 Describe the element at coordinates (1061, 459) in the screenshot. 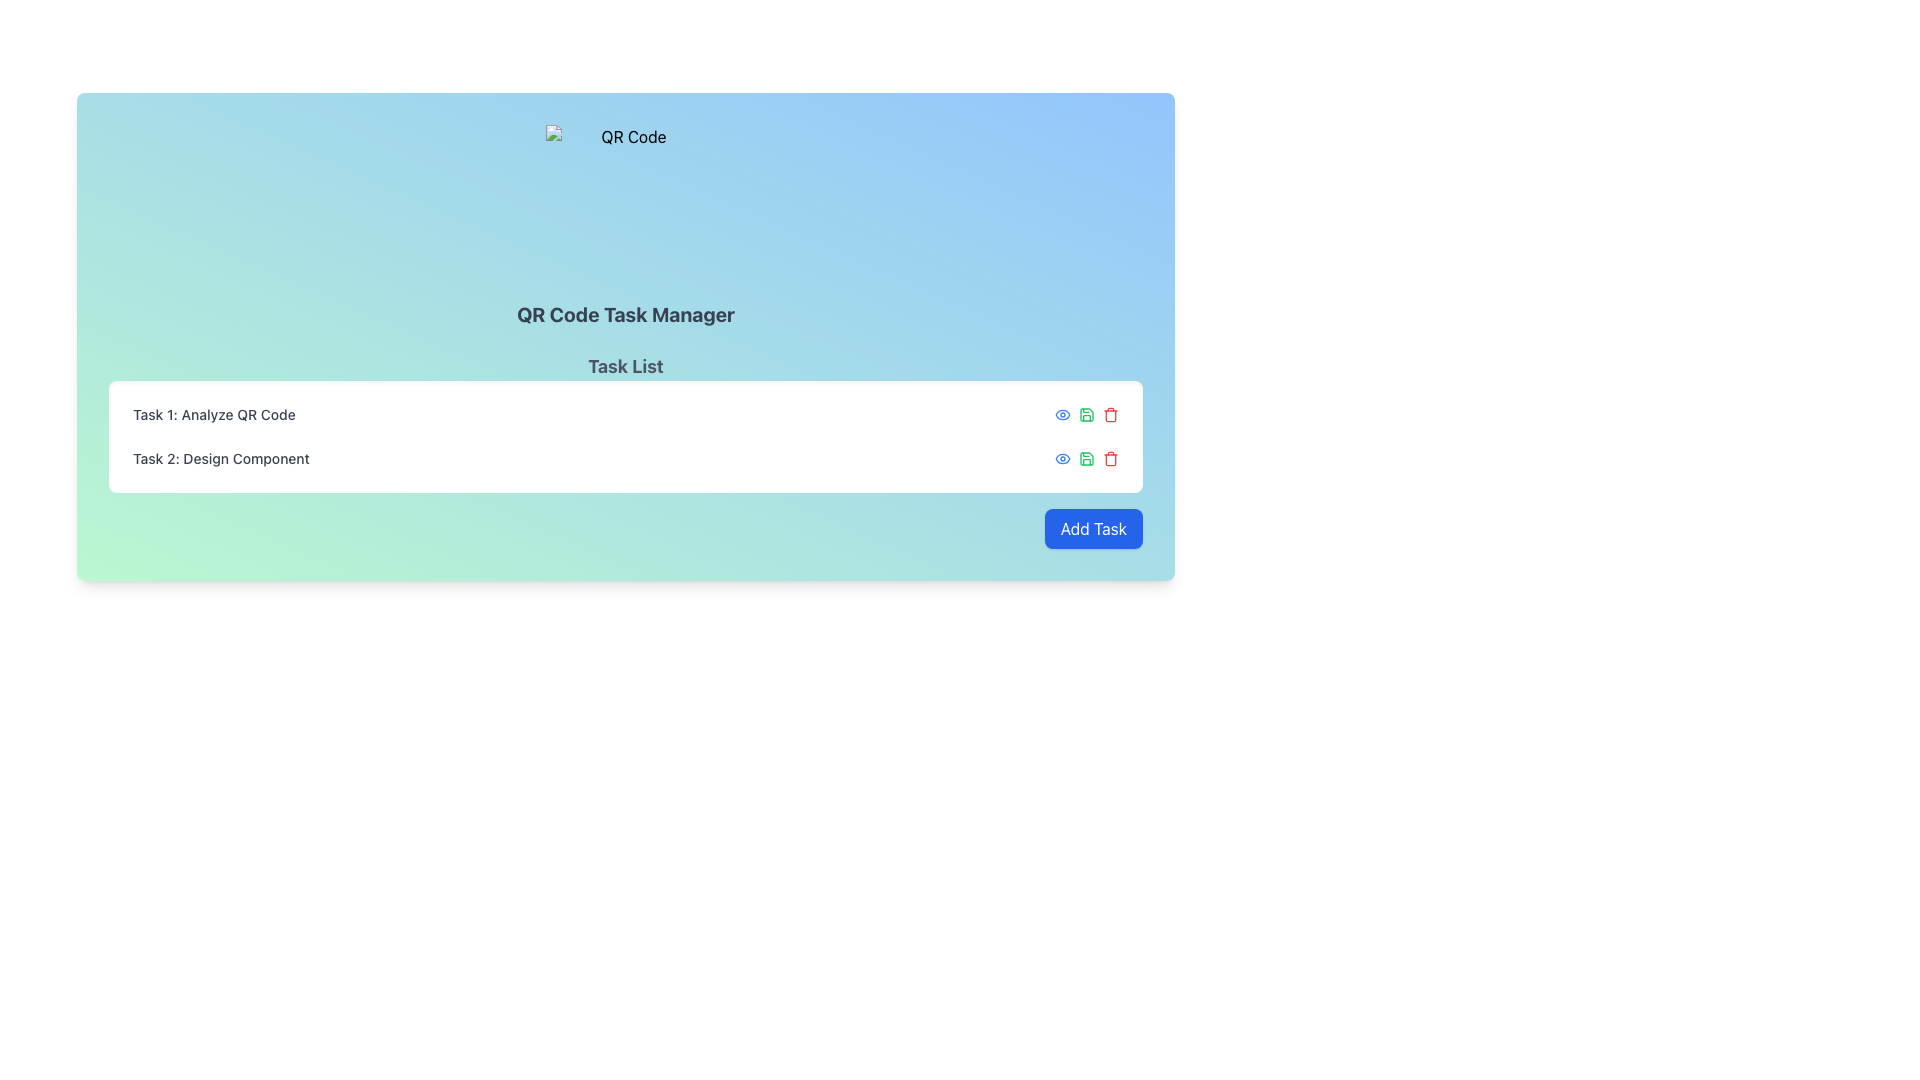

I see `the 'View' icon button located in the upper-left part of the action buttons for the first task` at that location.